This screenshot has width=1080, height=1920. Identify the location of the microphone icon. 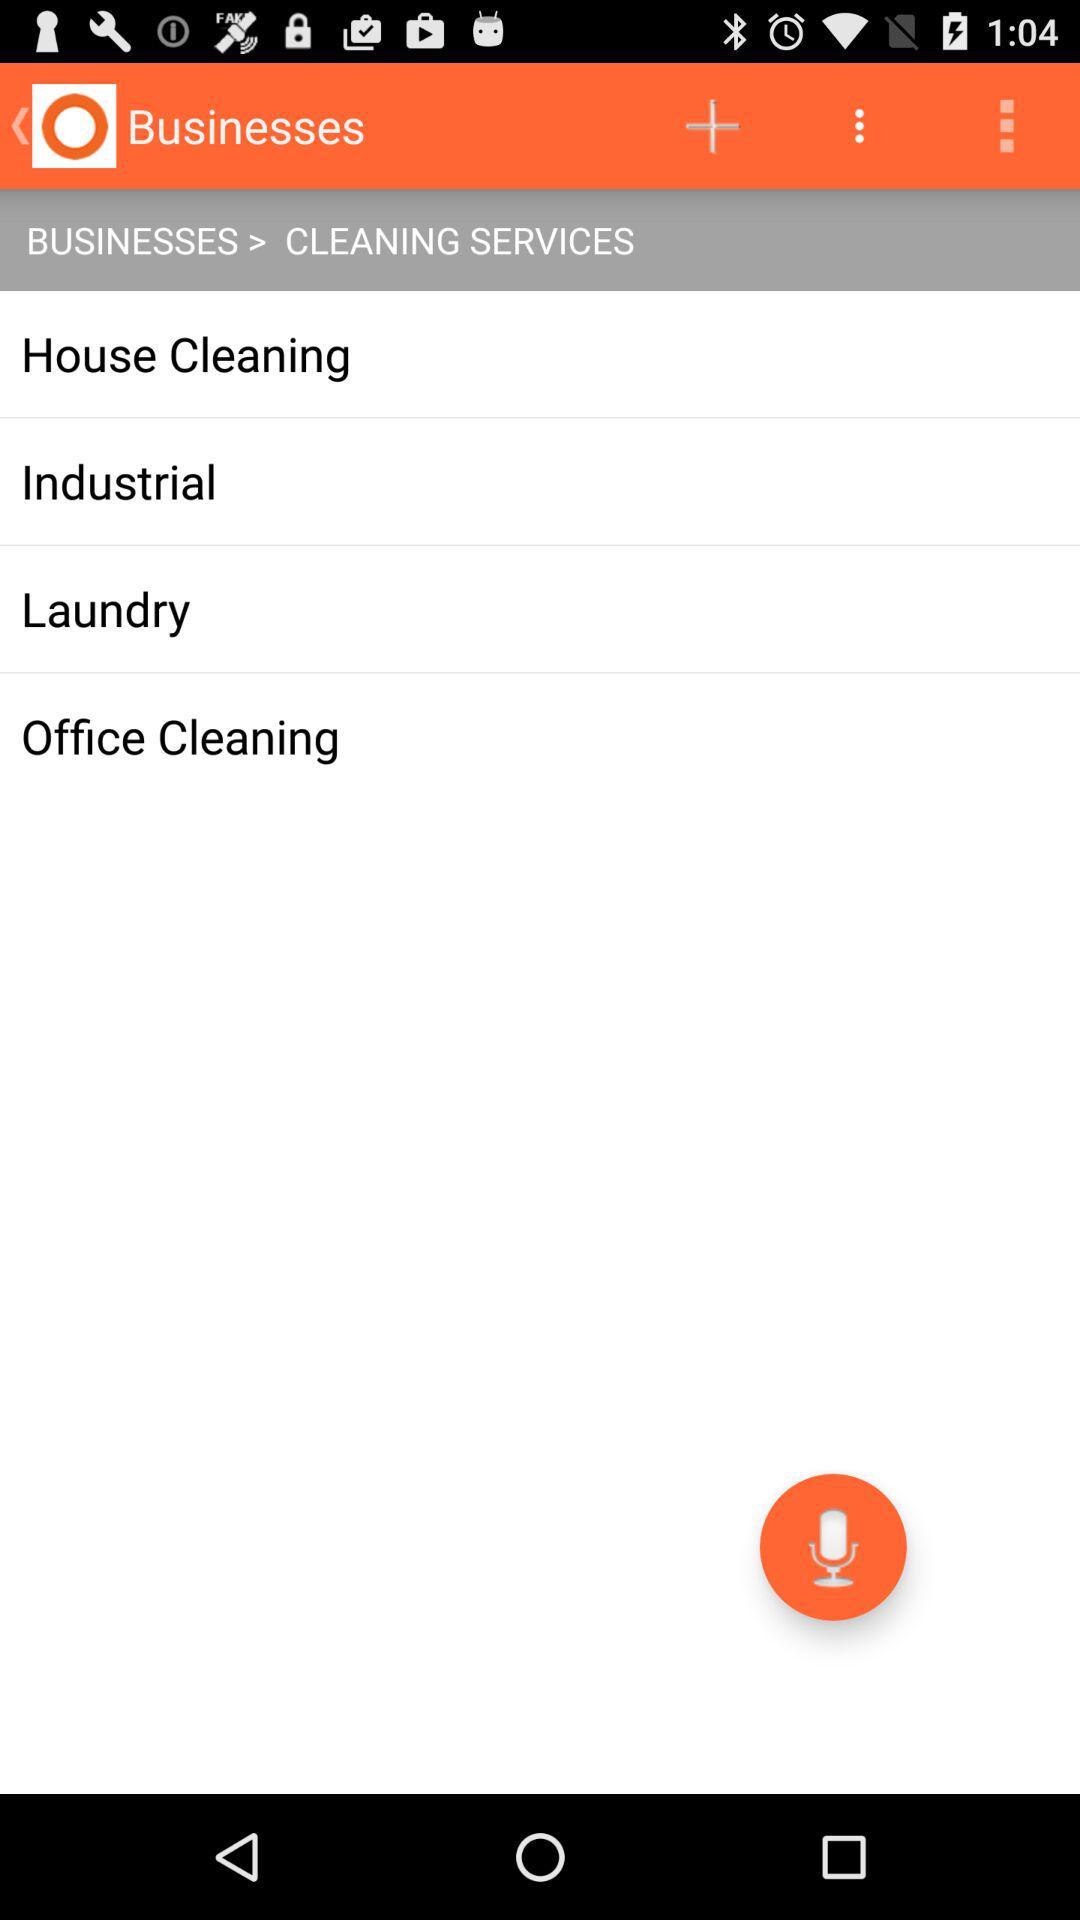
(833, 1656).